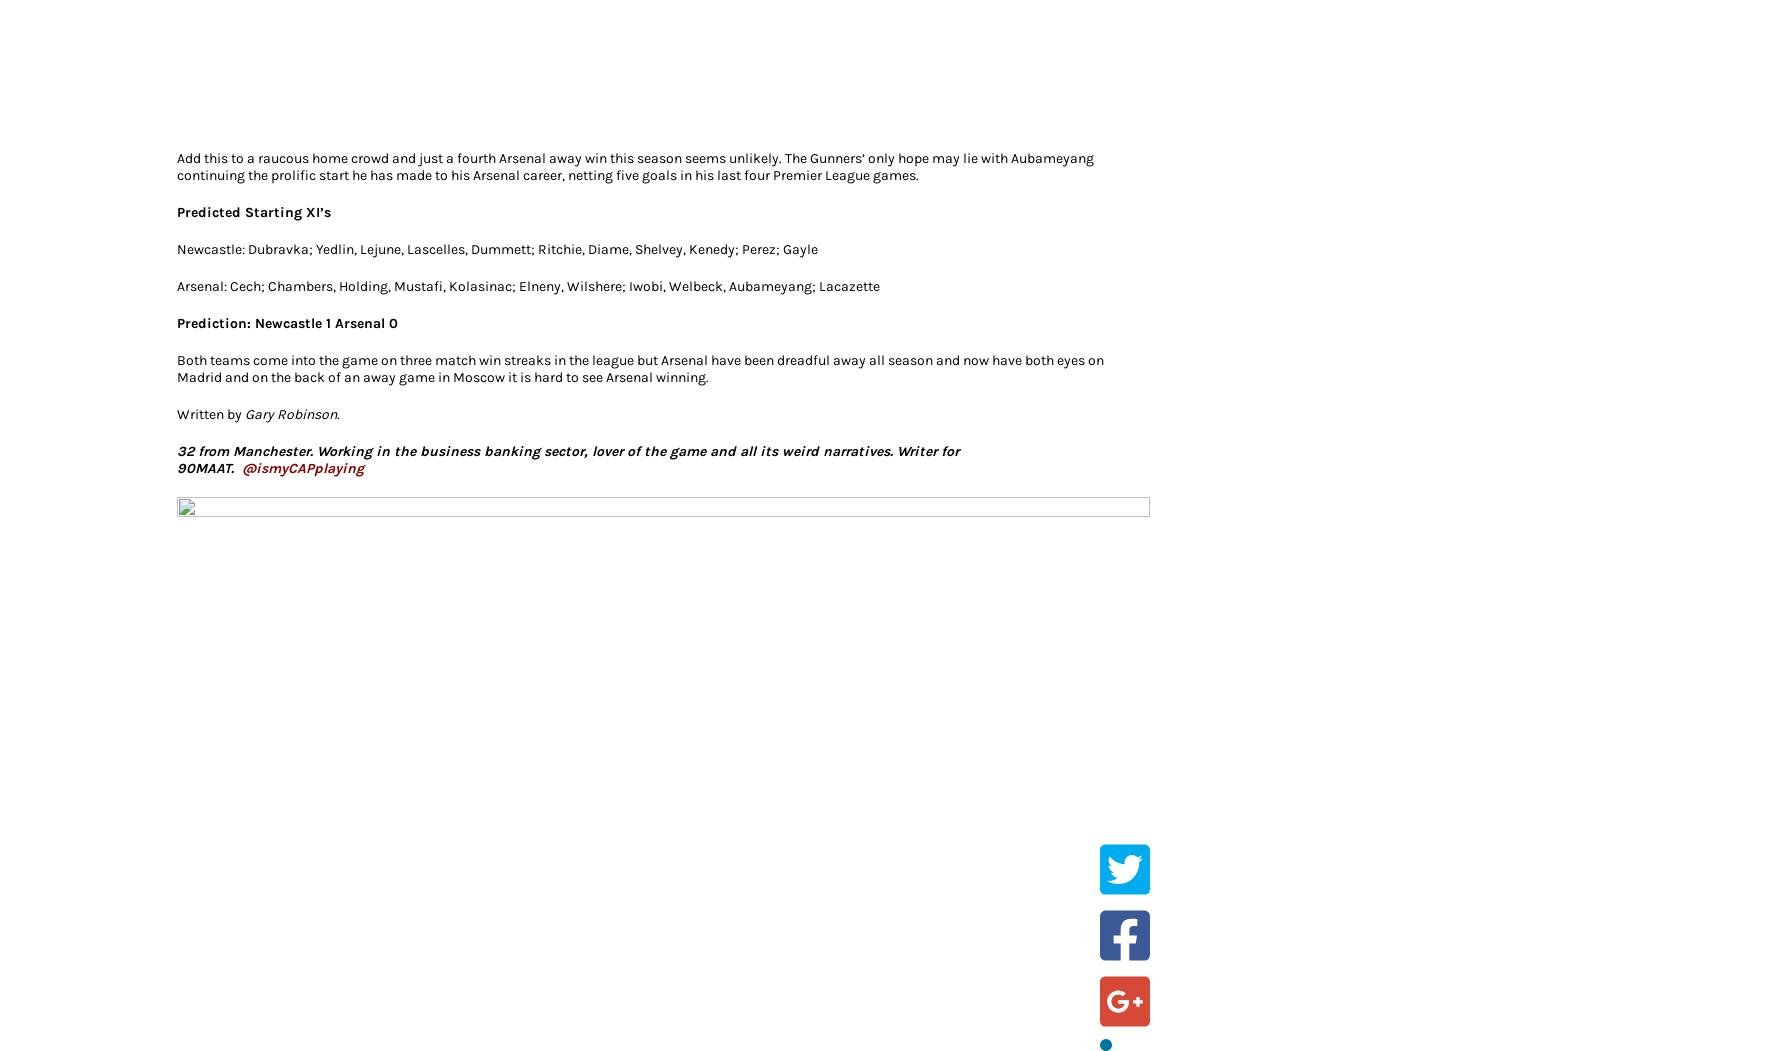 The image size is (1772, 1051). What do you see at coordinates (496, 248) in the screenshot?
I see `'Newcastle: Dubravka; Yedlin, Lejune, Lascelles, Dummett; Ritchie, Diame, Shelvey, Kenedy; Perez; Gayle'` at bounding box center [496, 248].